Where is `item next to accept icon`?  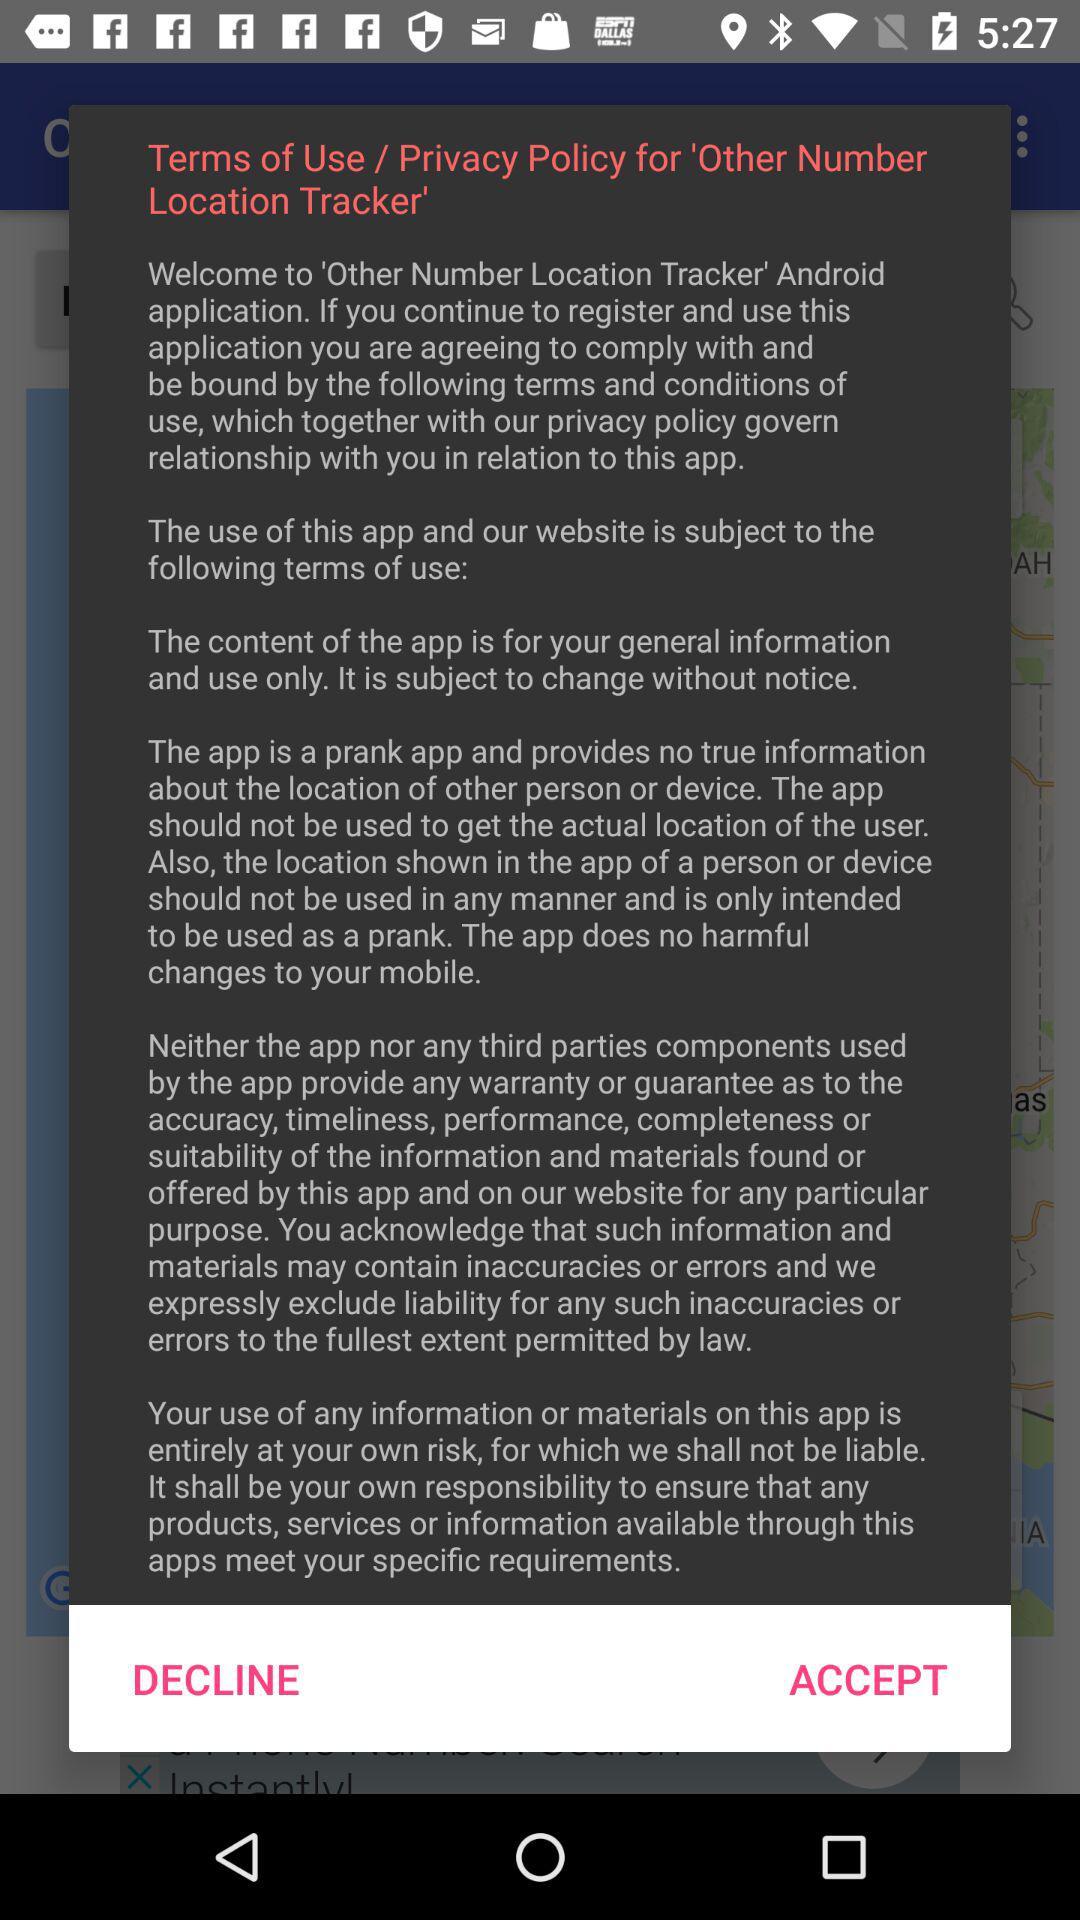
item next to accept icon is located at coordinates (216, 1678).